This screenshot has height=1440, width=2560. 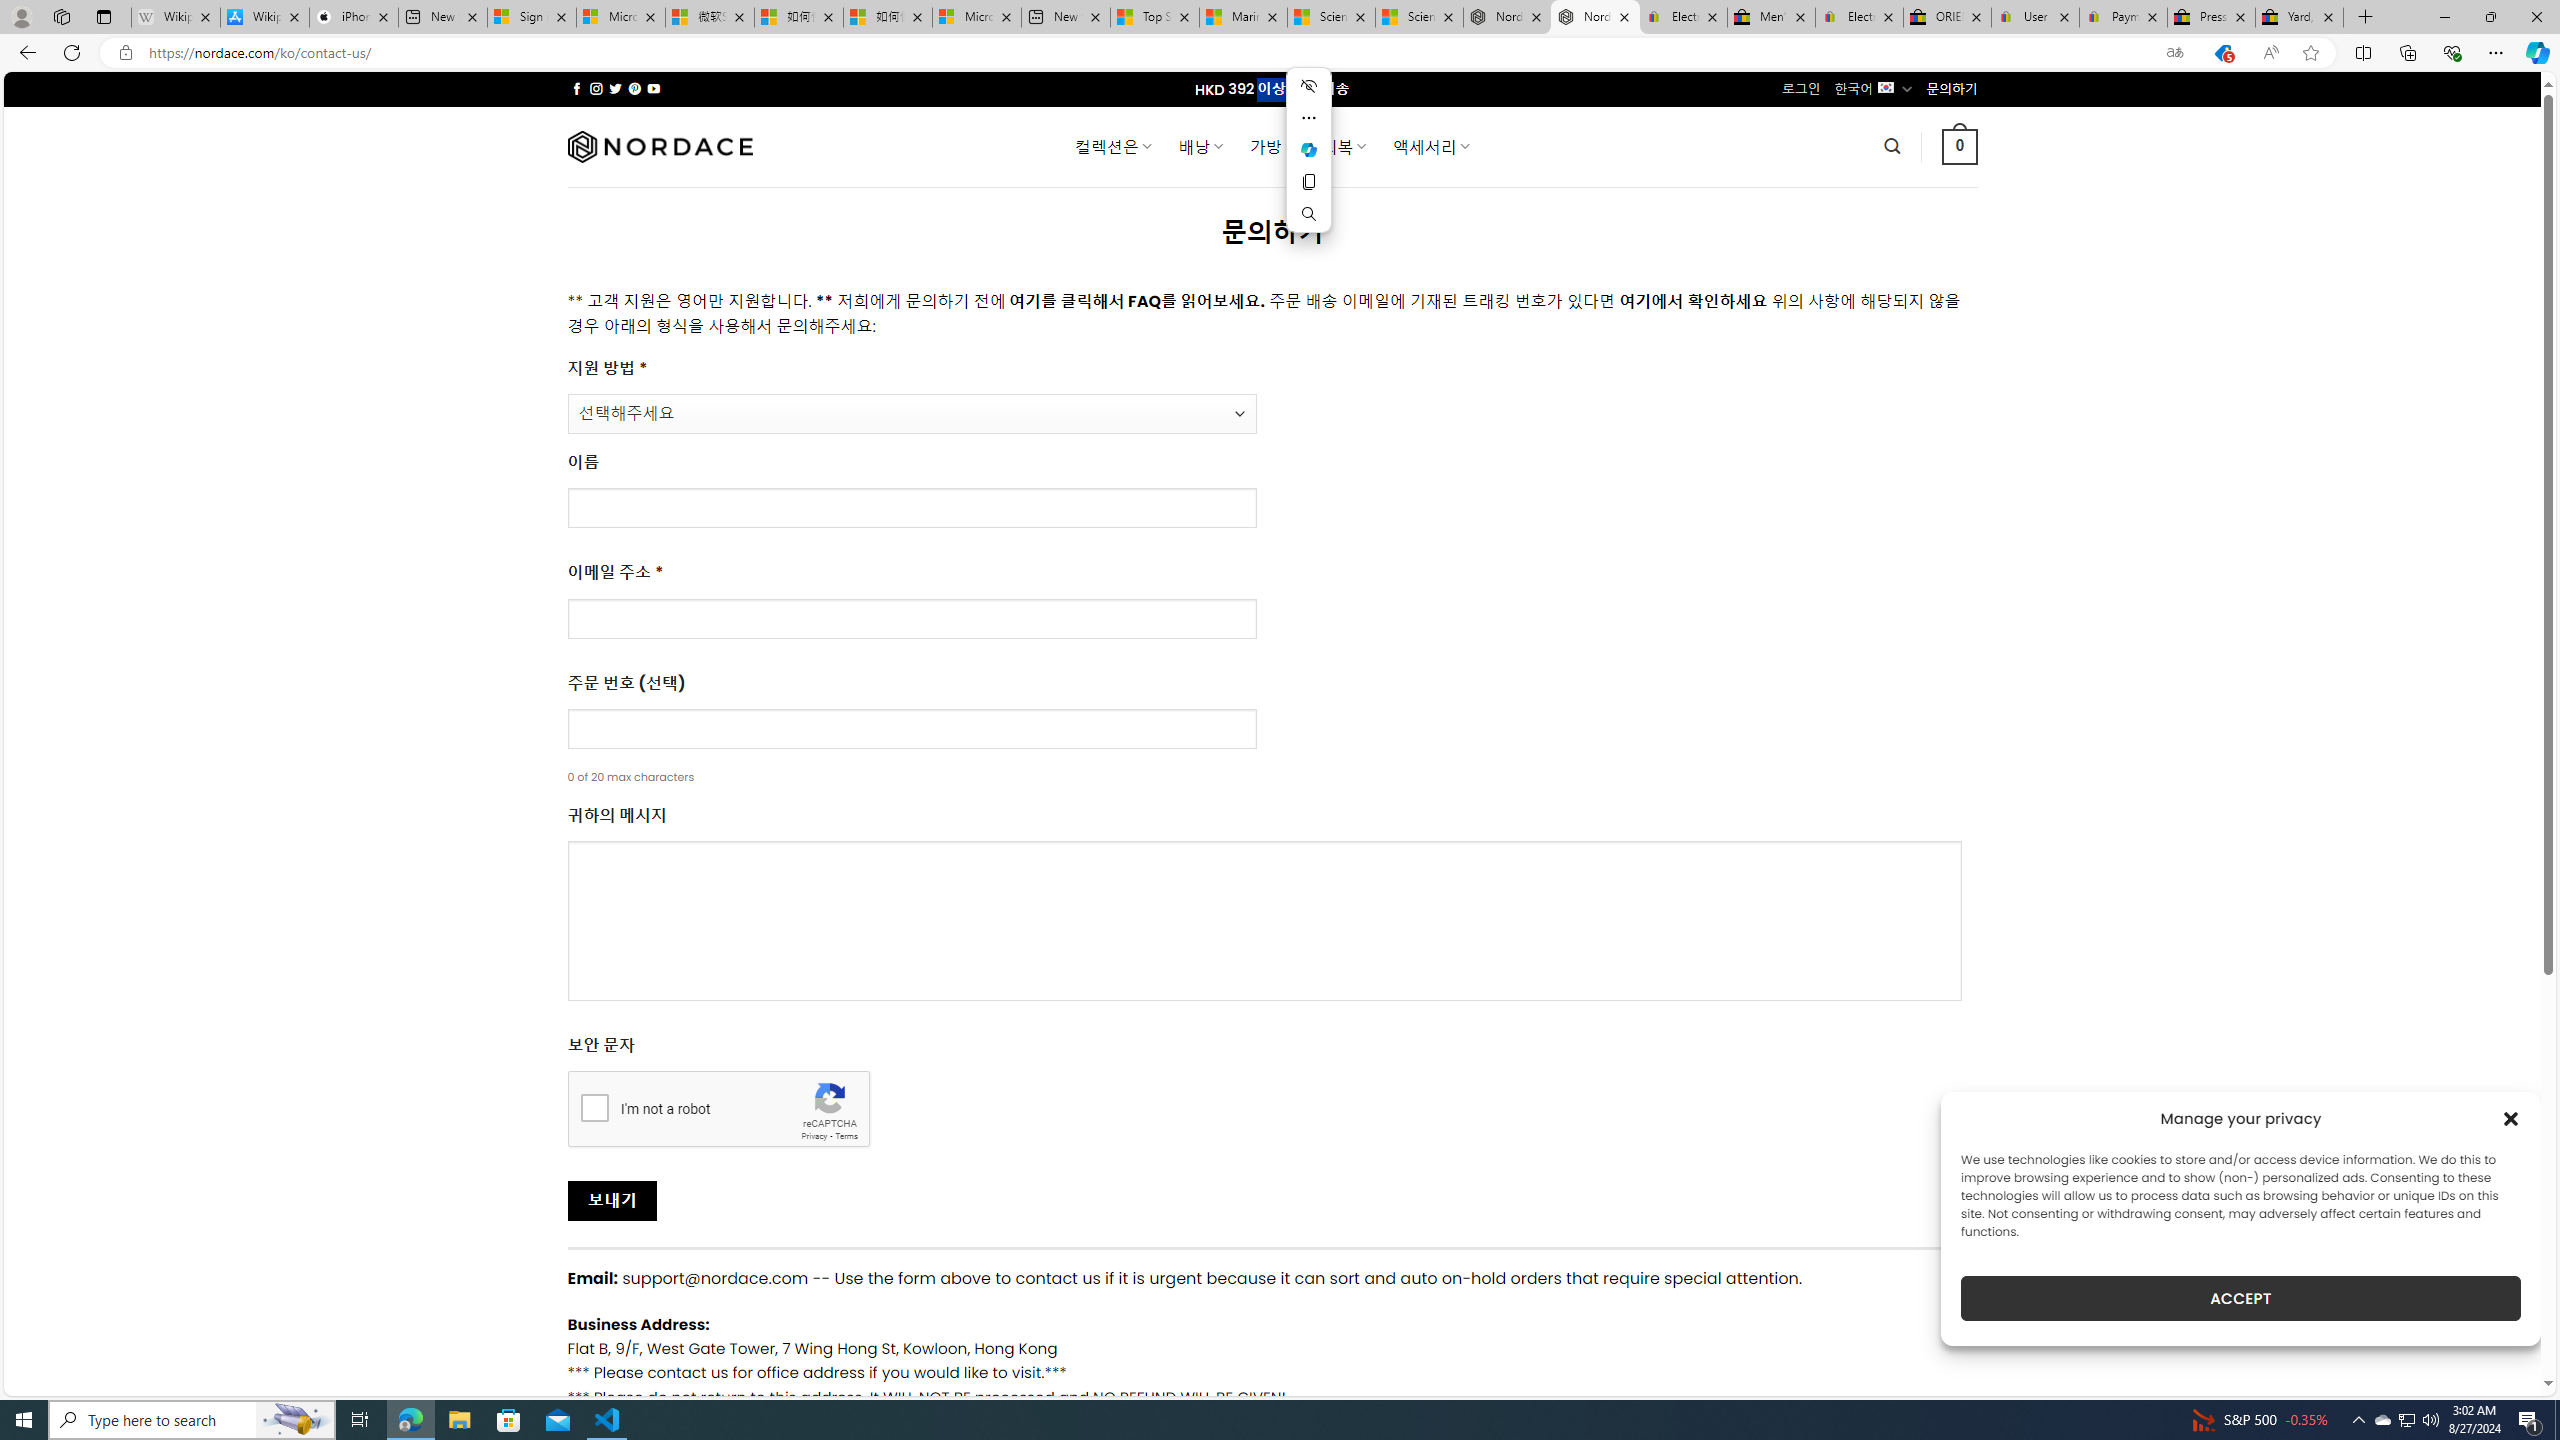 What do you see at coordinates (659, 145) in the screenshot?
I see `'Nordace'` at bounding box center [659, 145].